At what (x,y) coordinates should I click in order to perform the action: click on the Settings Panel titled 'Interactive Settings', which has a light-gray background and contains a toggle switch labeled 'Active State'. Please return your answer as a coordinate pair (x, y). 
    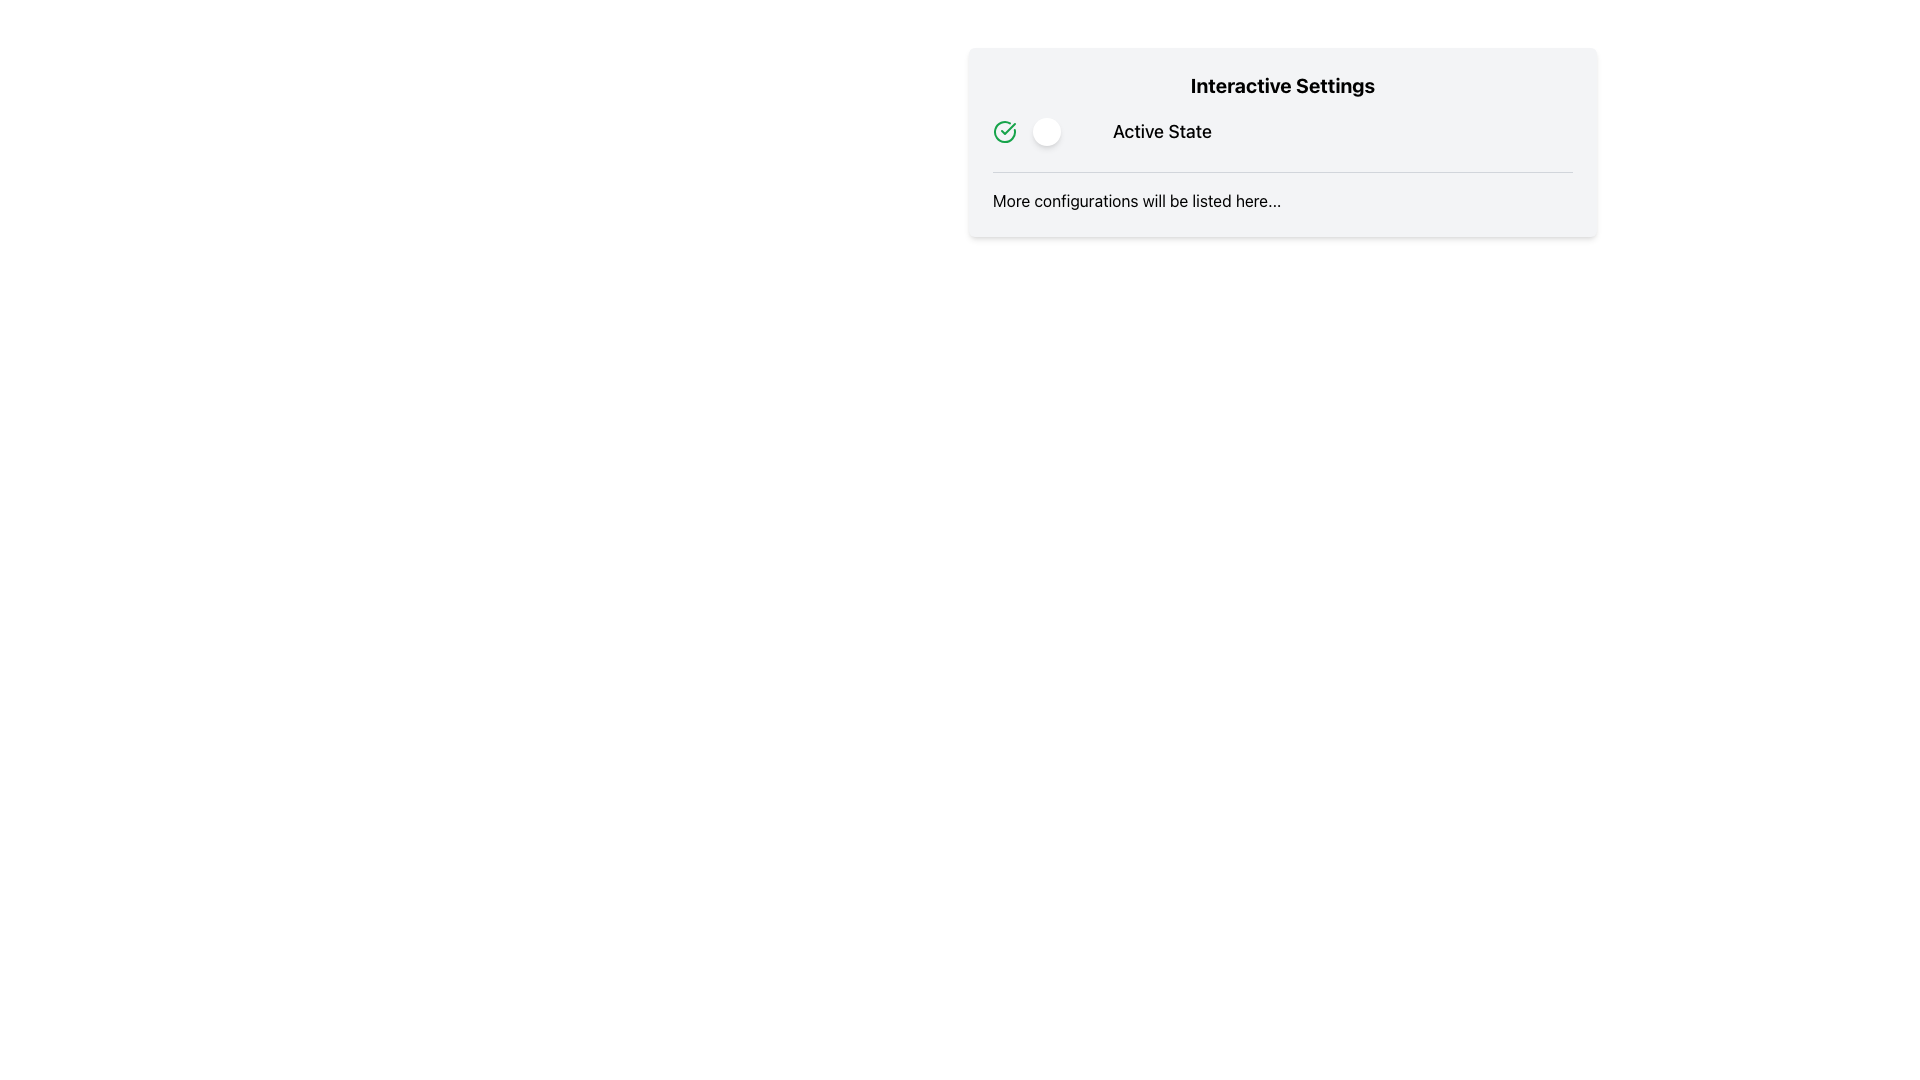
    Looking at the image, I should click on (1282, 141).